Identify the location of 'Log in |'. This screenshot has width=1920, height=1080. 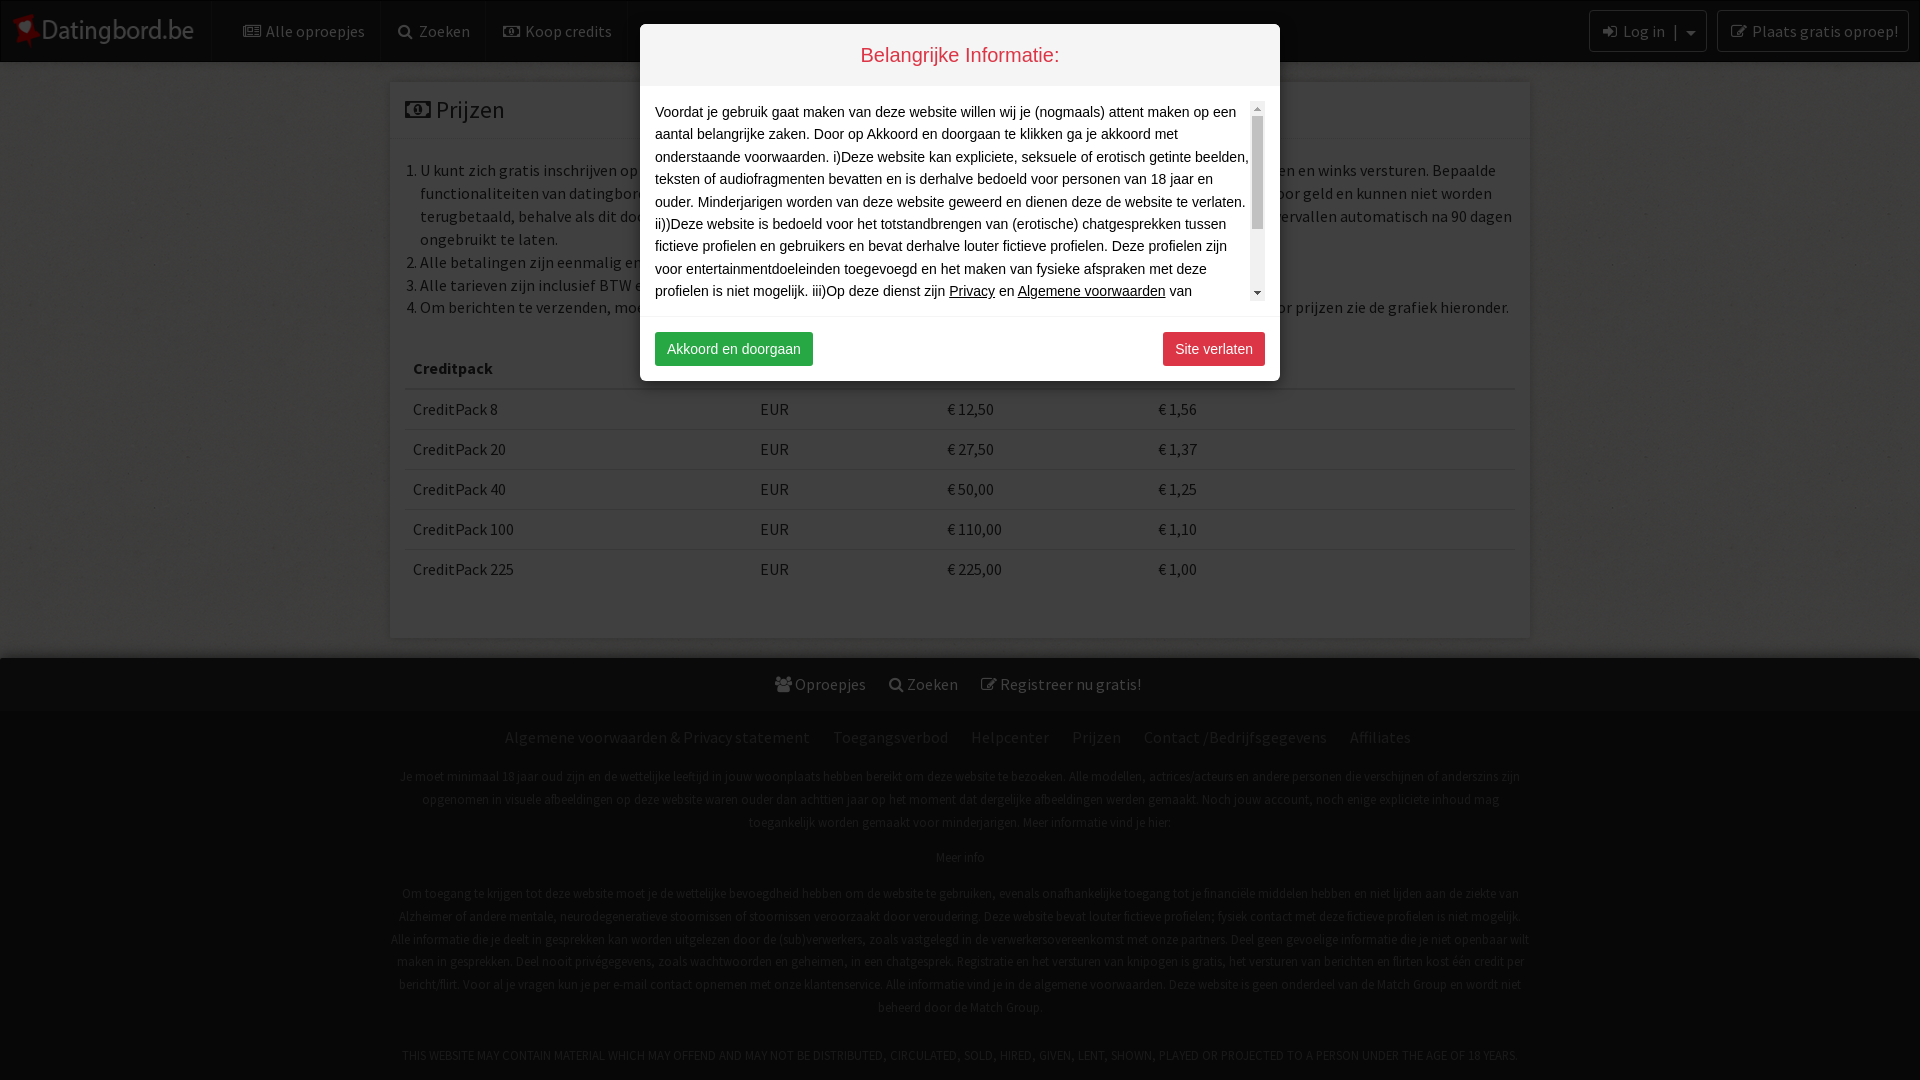
(1648, 30).